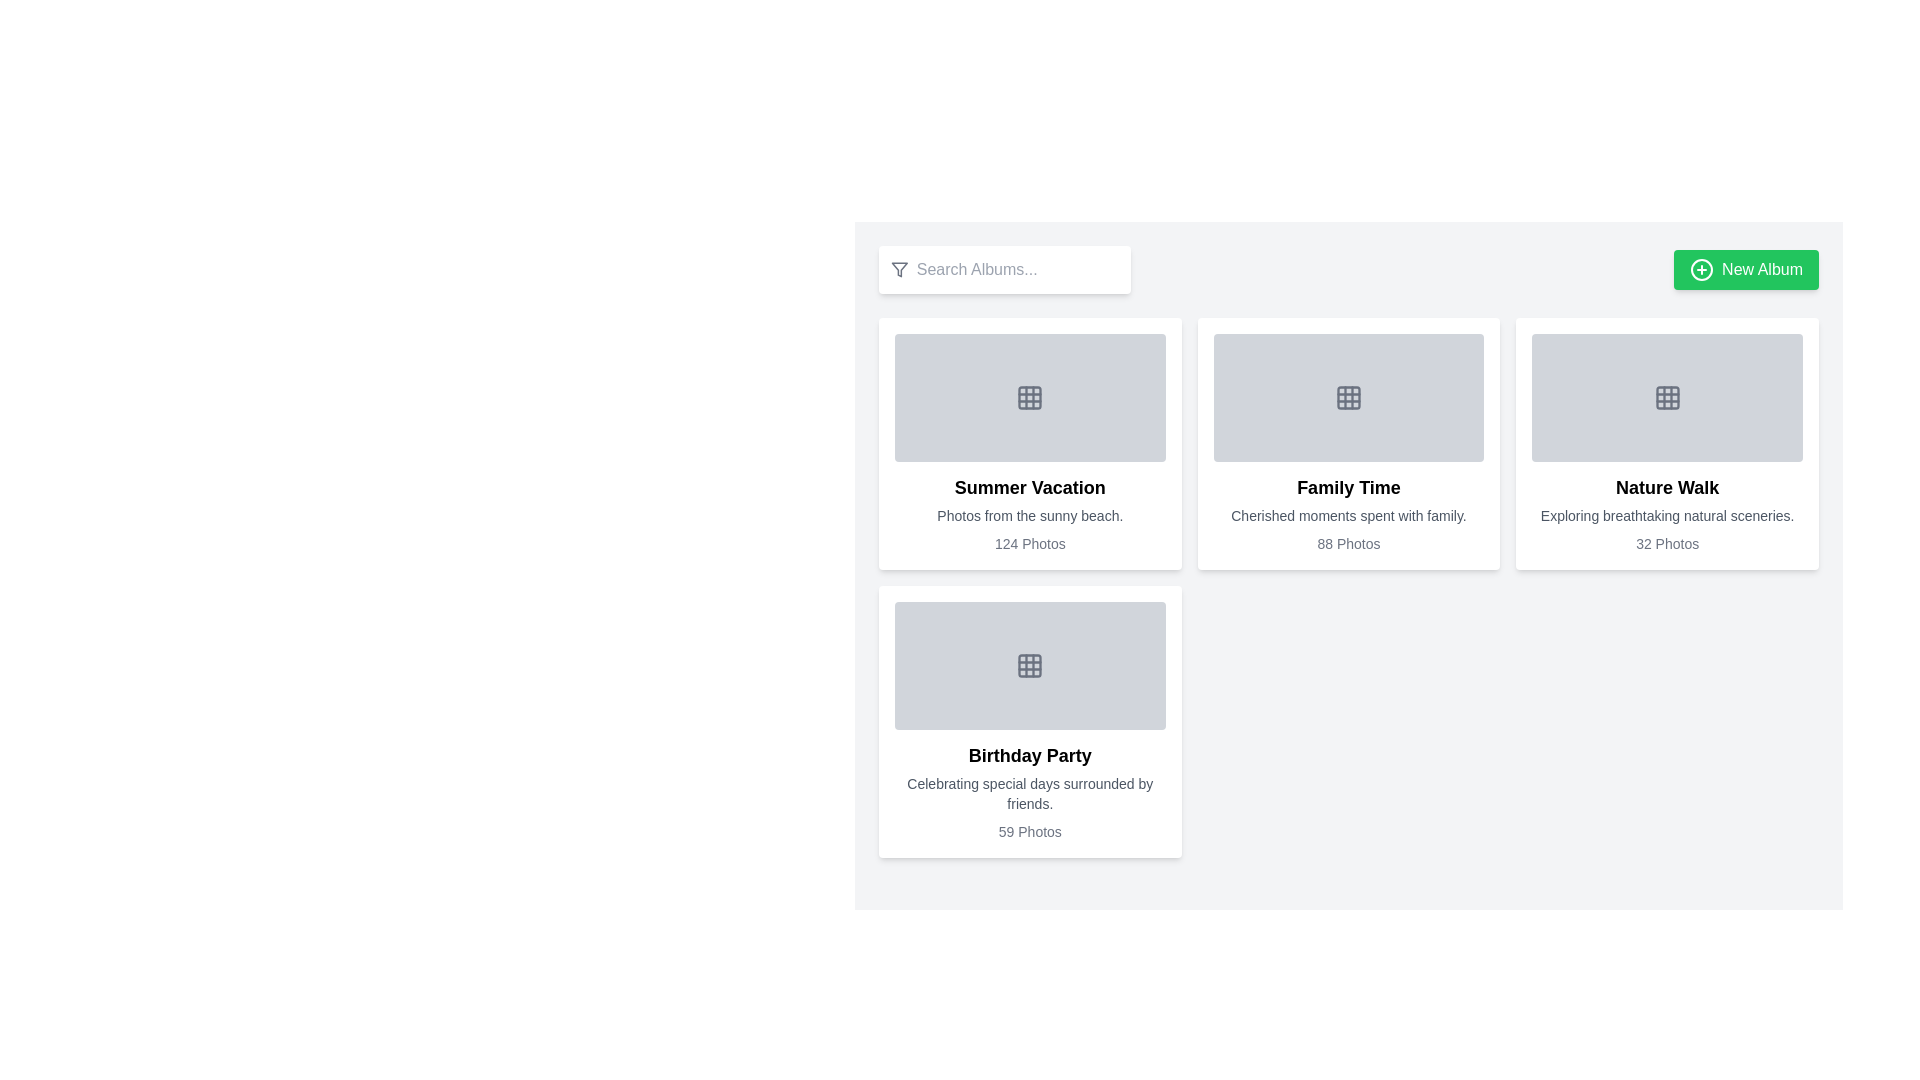  Describe the element at coordinates (1667, 488) in the screenshot. I see `the non-interactive text label that serves as a title for the 'Nature Walk' card located in the upper center of the card in the third column of a grid layout` at that location.